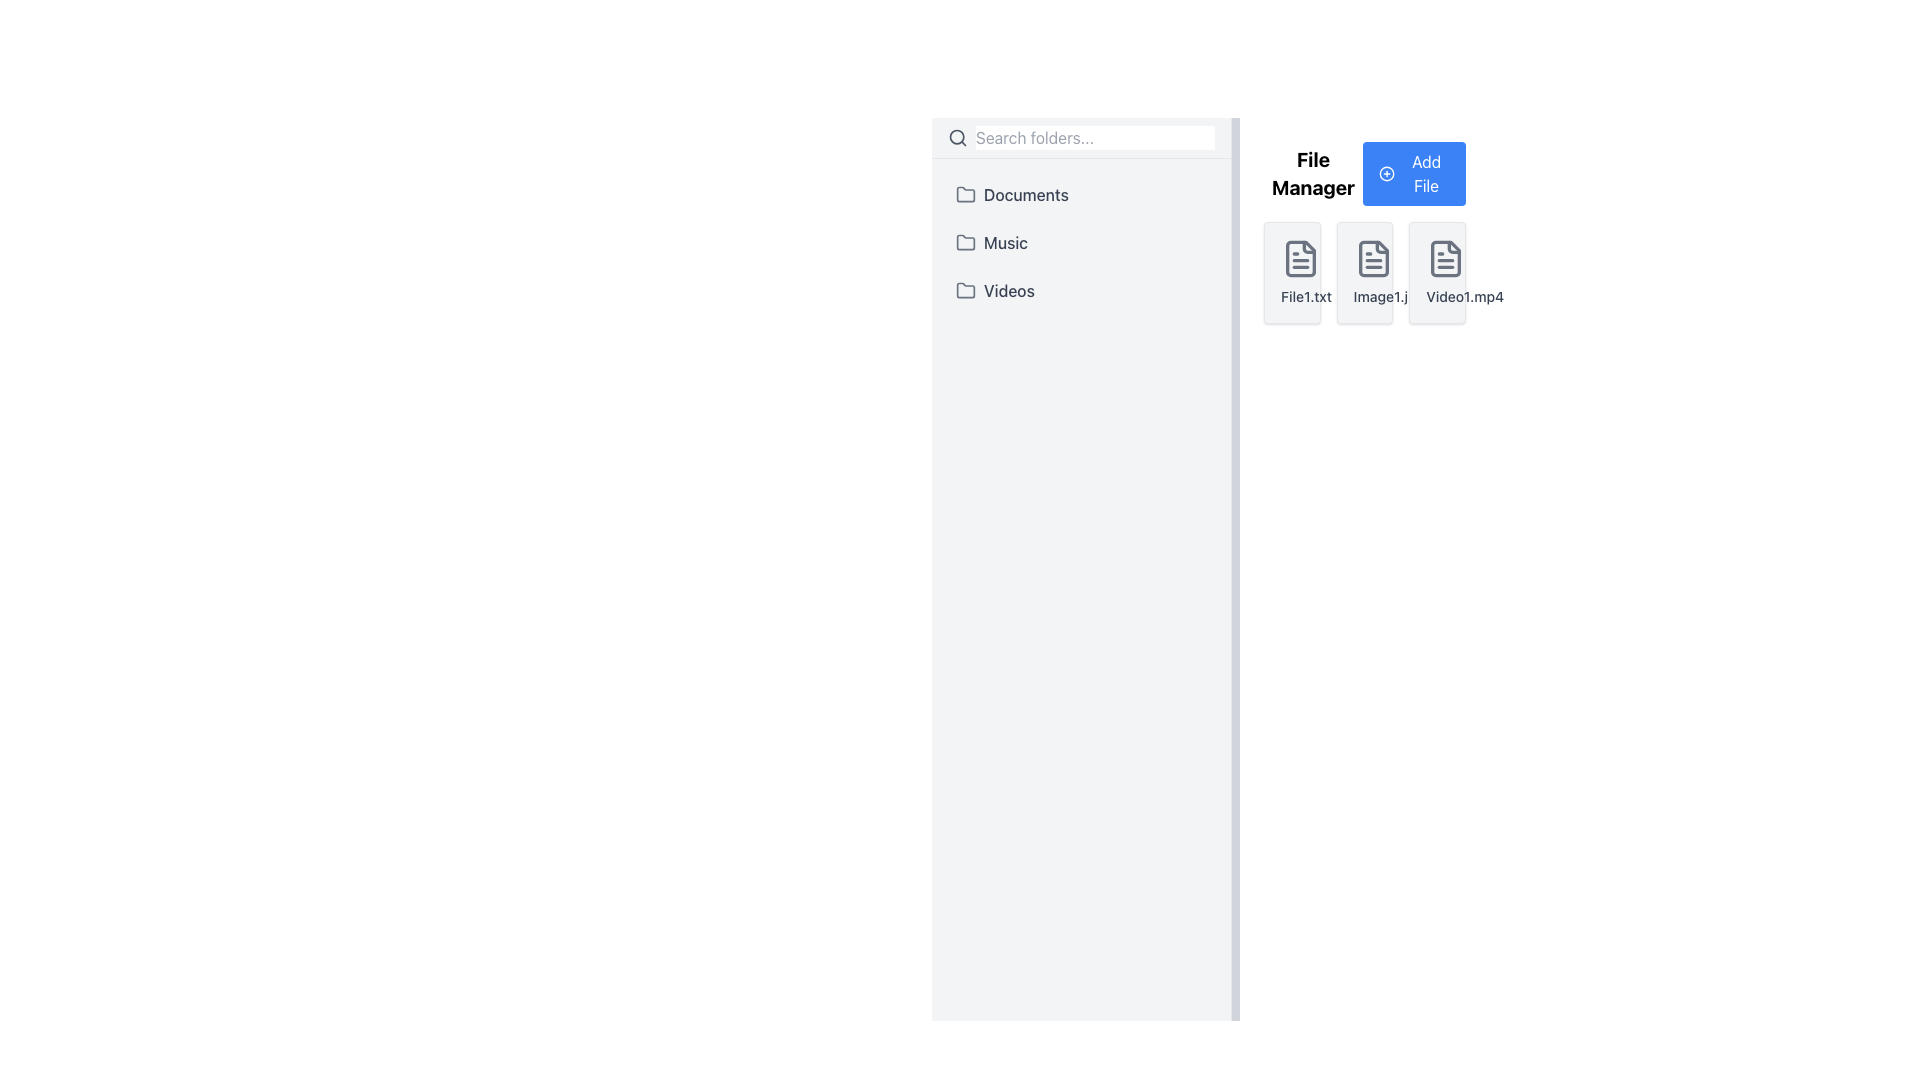 This screenshot has width=1920, height=1080. What do you see at coordinates (1080, 242) in the screenshot?
I see `to select the 'Music' folder item in the left sidebar of the file navigation panel, which is the second item in a vertical list of folder entries` at bounding box center [1080, 242].